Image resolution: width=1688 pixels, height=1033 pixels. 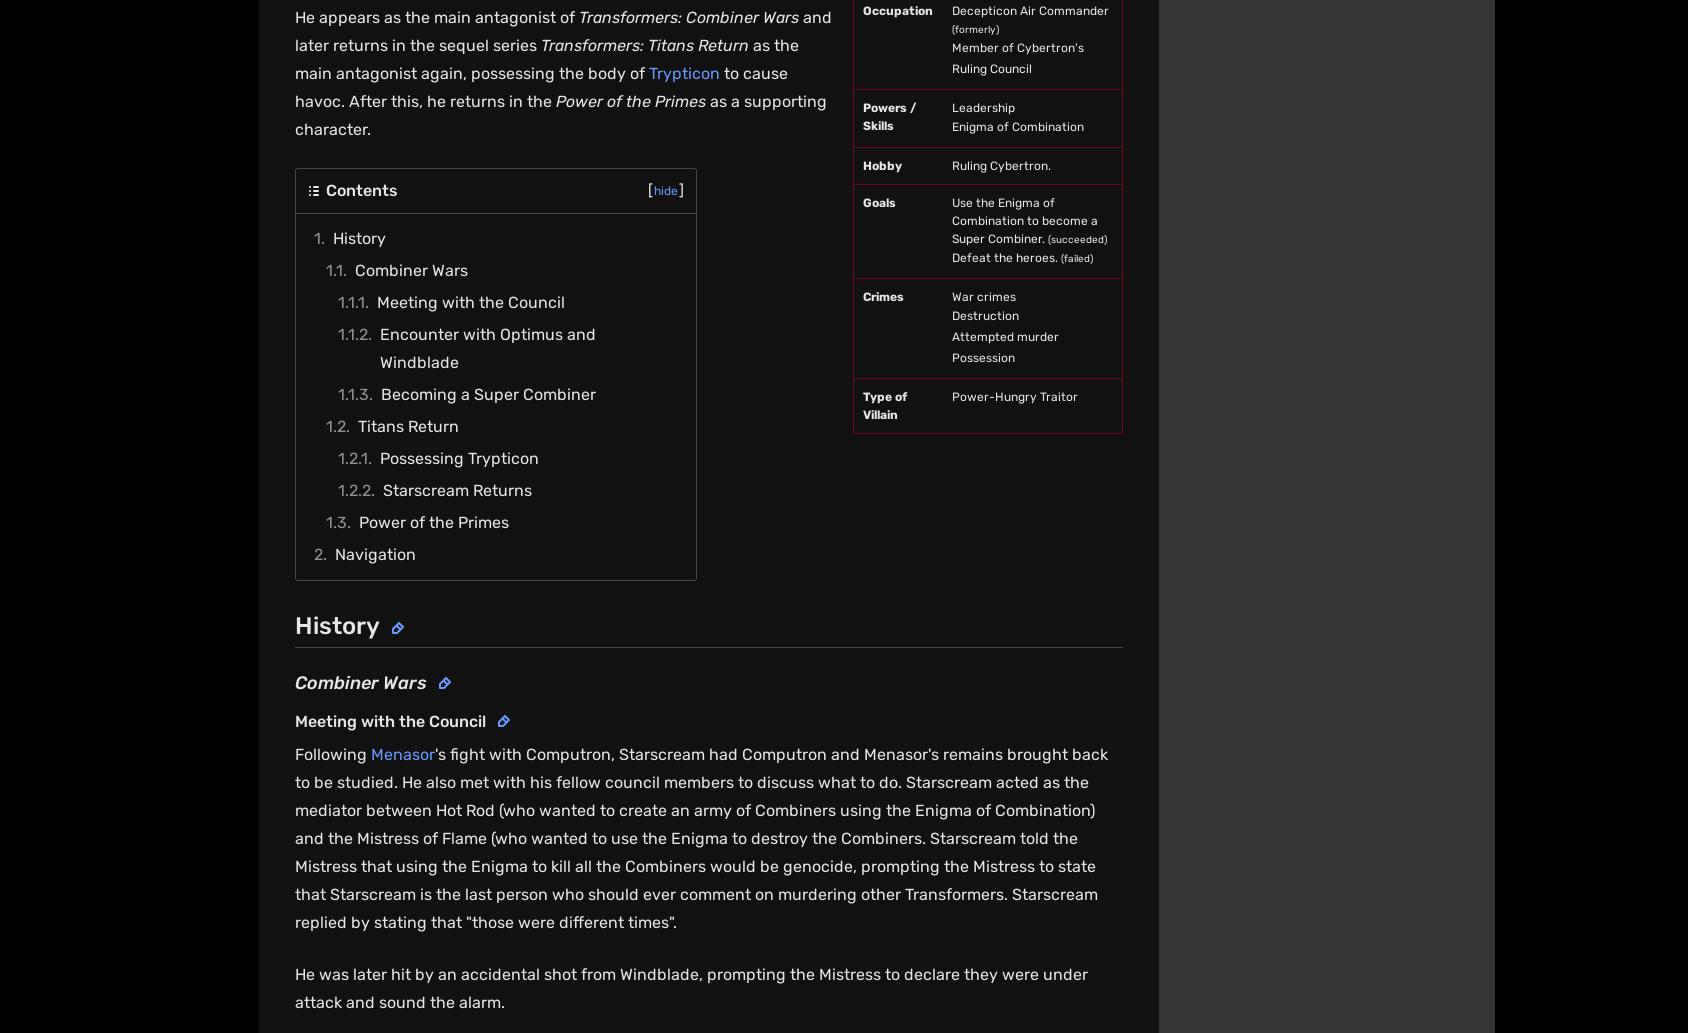 I want to click on 'Take your favorite fandoms with you and never miss a beat.', so click(x=1240, y=593).